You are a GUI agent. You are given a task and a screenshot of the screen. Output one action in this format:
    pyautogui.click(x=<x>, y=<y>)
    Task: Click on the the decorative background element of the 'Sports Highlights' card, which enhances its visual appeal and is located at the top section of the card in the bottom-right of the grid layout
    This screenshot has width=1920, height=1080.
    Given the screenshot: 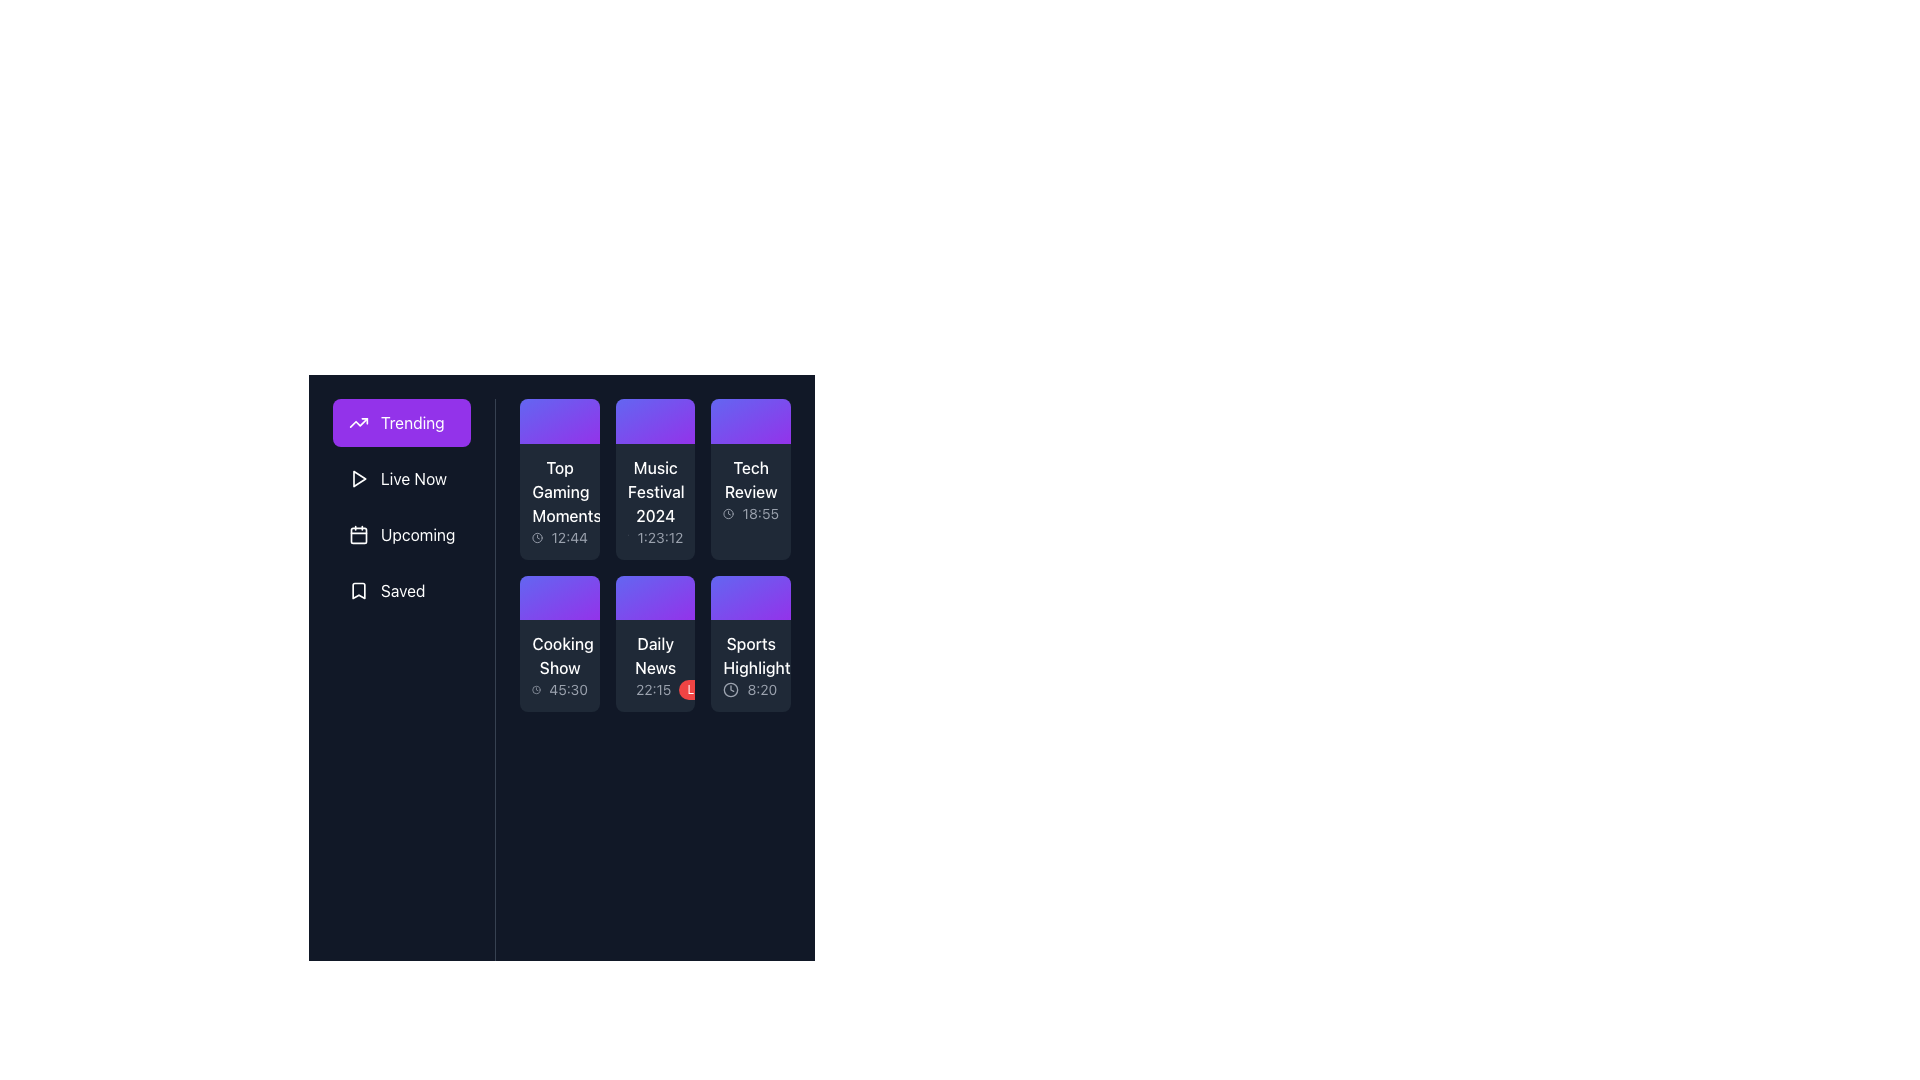 What is the action you would take?
    pyautogui.click(x=750, y=597)
    